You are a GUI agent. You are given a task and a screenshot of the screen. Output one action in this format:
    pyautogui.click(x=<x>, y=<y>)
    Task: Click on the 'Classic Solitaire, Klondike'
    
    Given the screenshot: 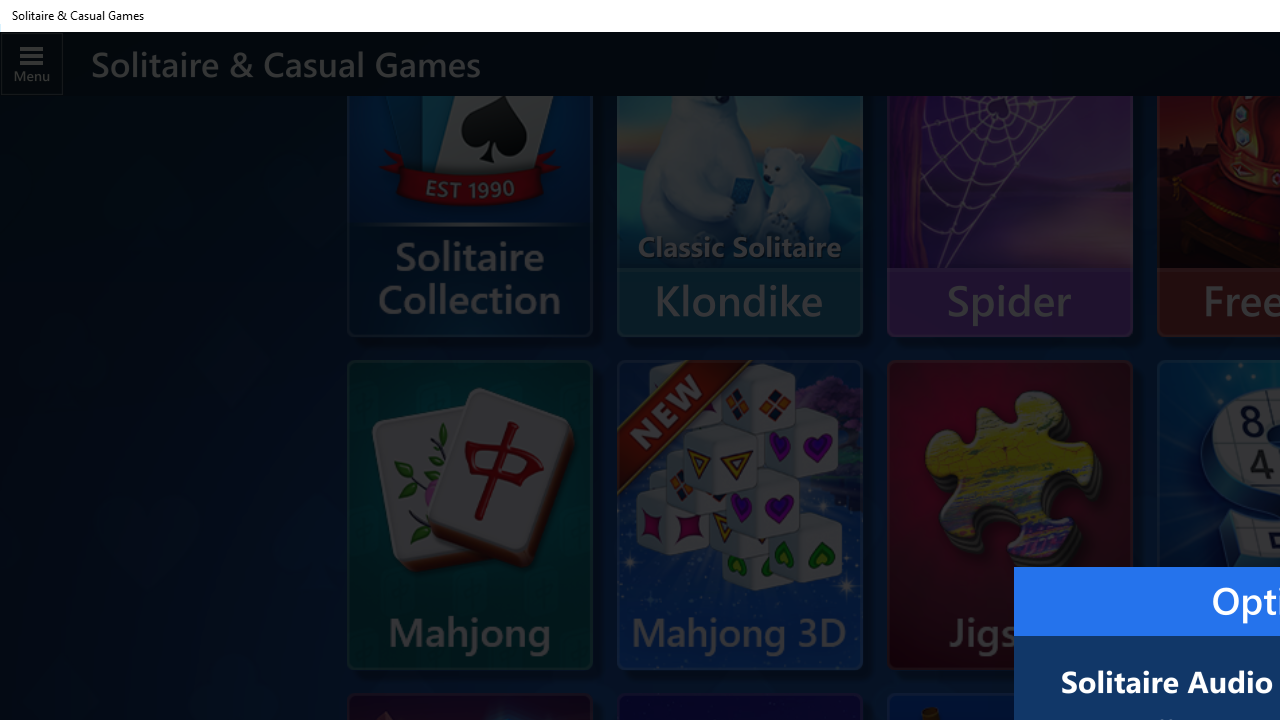 What is the action you would take?
    pyautogui.click(x=738, y=182)
    